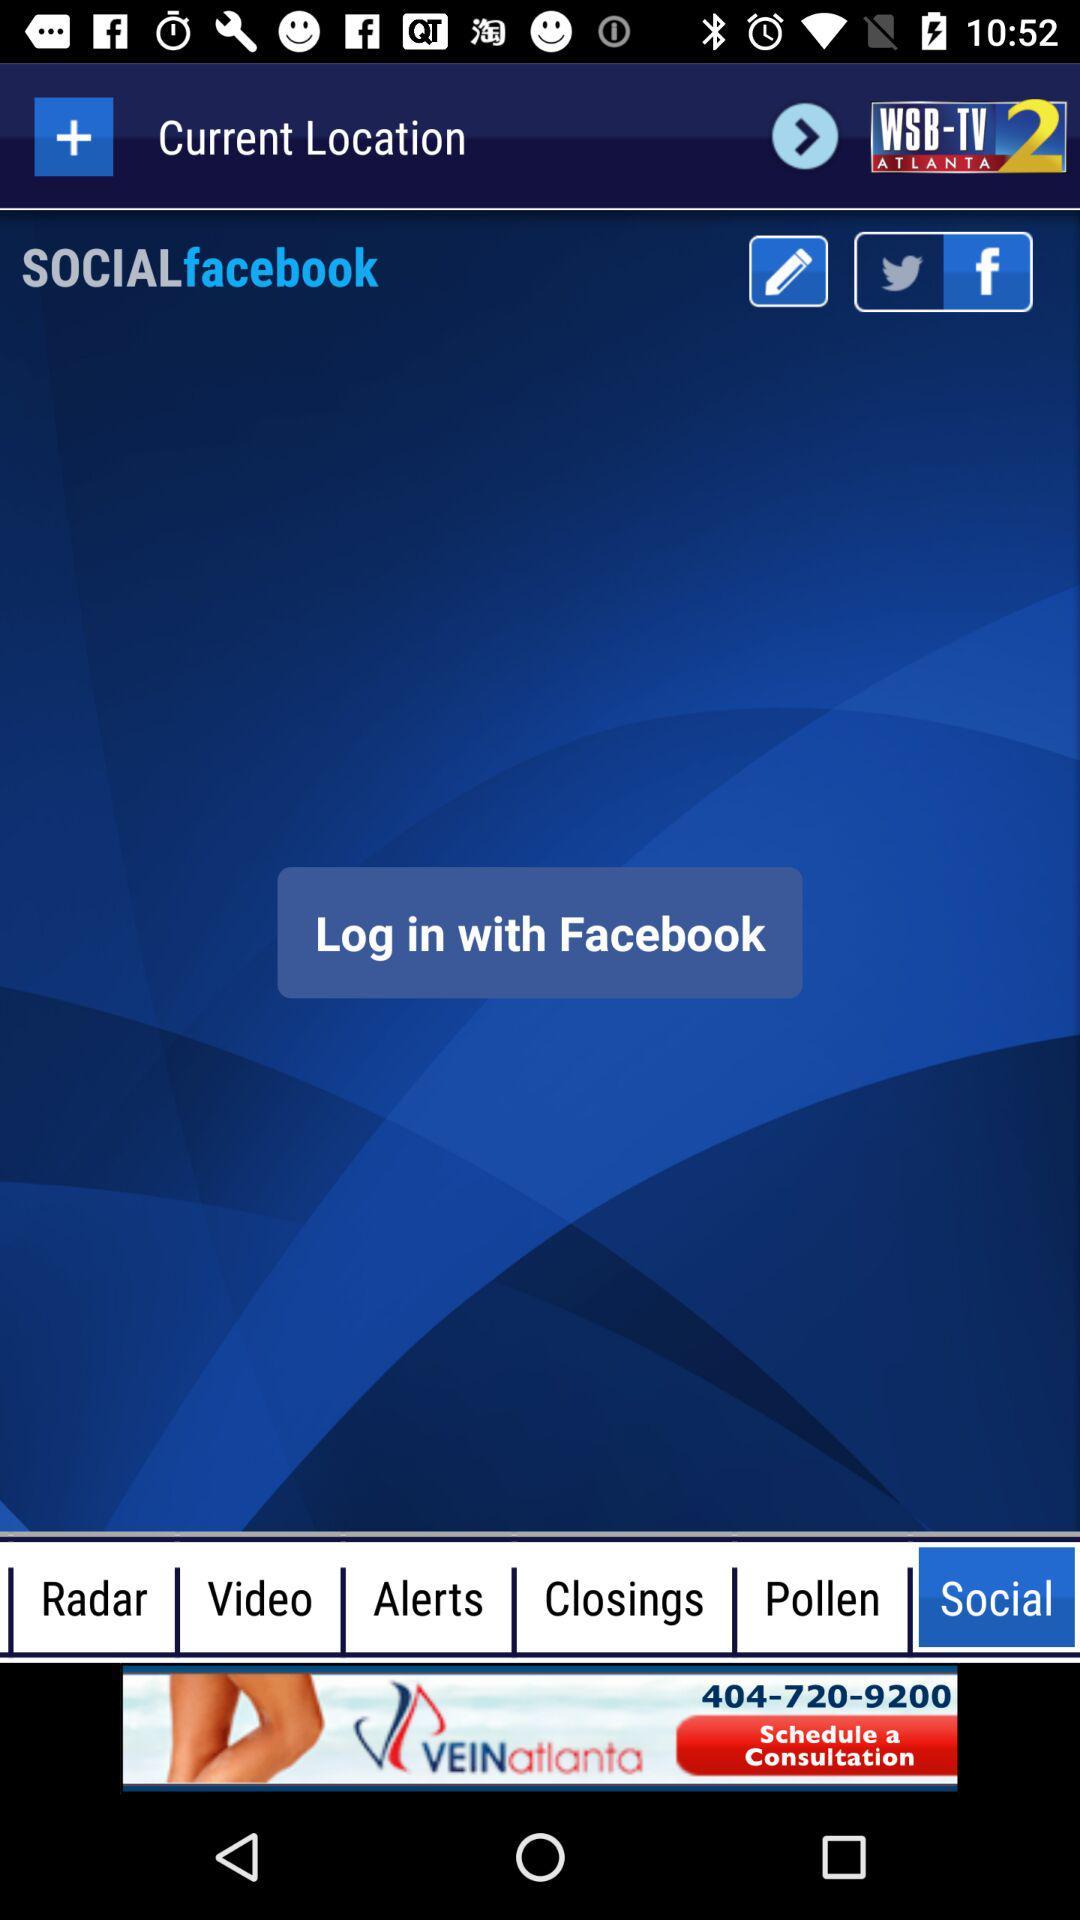 The width and height of the screenshot is (1080, 1920). What do you see at coordinates (910, 1596) in the screenshot?
I see `the black line between pollen and social` at bounding box center [910, 1596].